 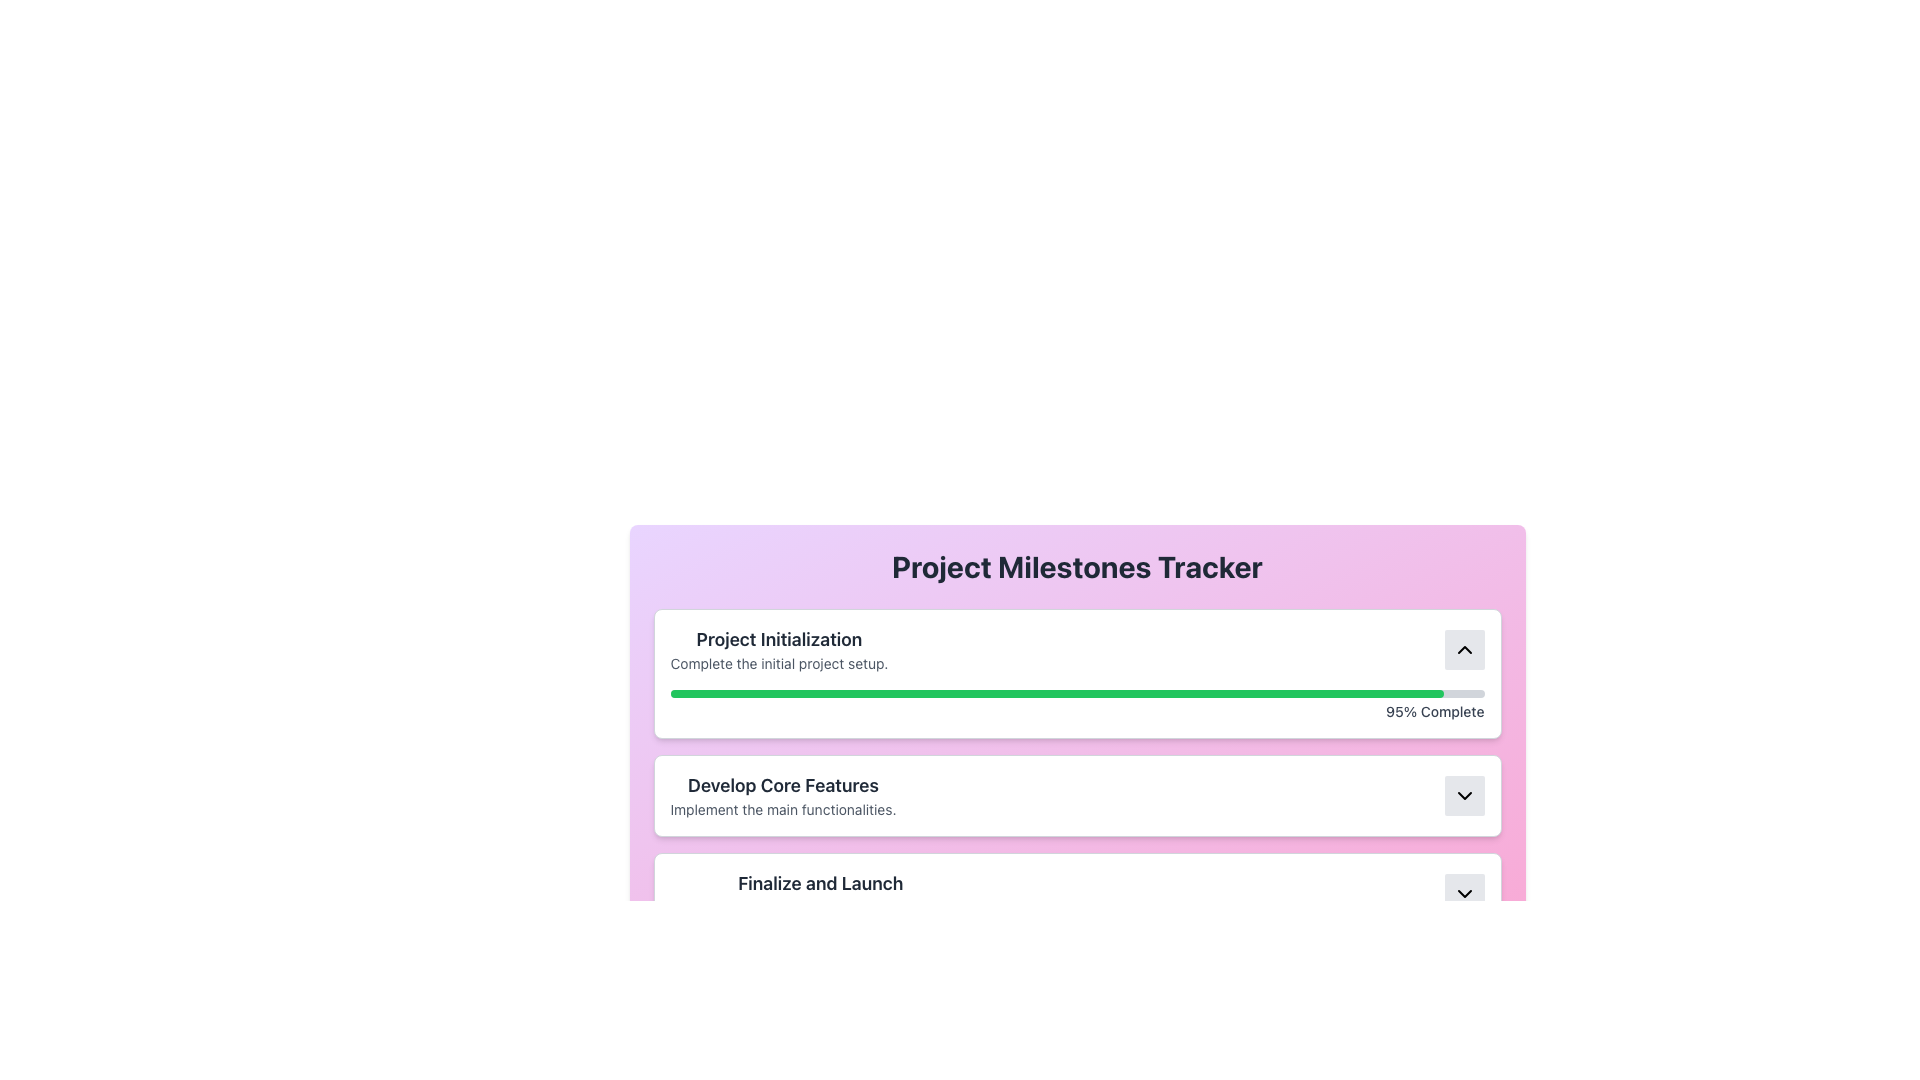 I want to click on the green progress indicator located under the 'Project Initialization' section of the 'Project Milestones Tracker' interface, so click(x=1056, y=693).